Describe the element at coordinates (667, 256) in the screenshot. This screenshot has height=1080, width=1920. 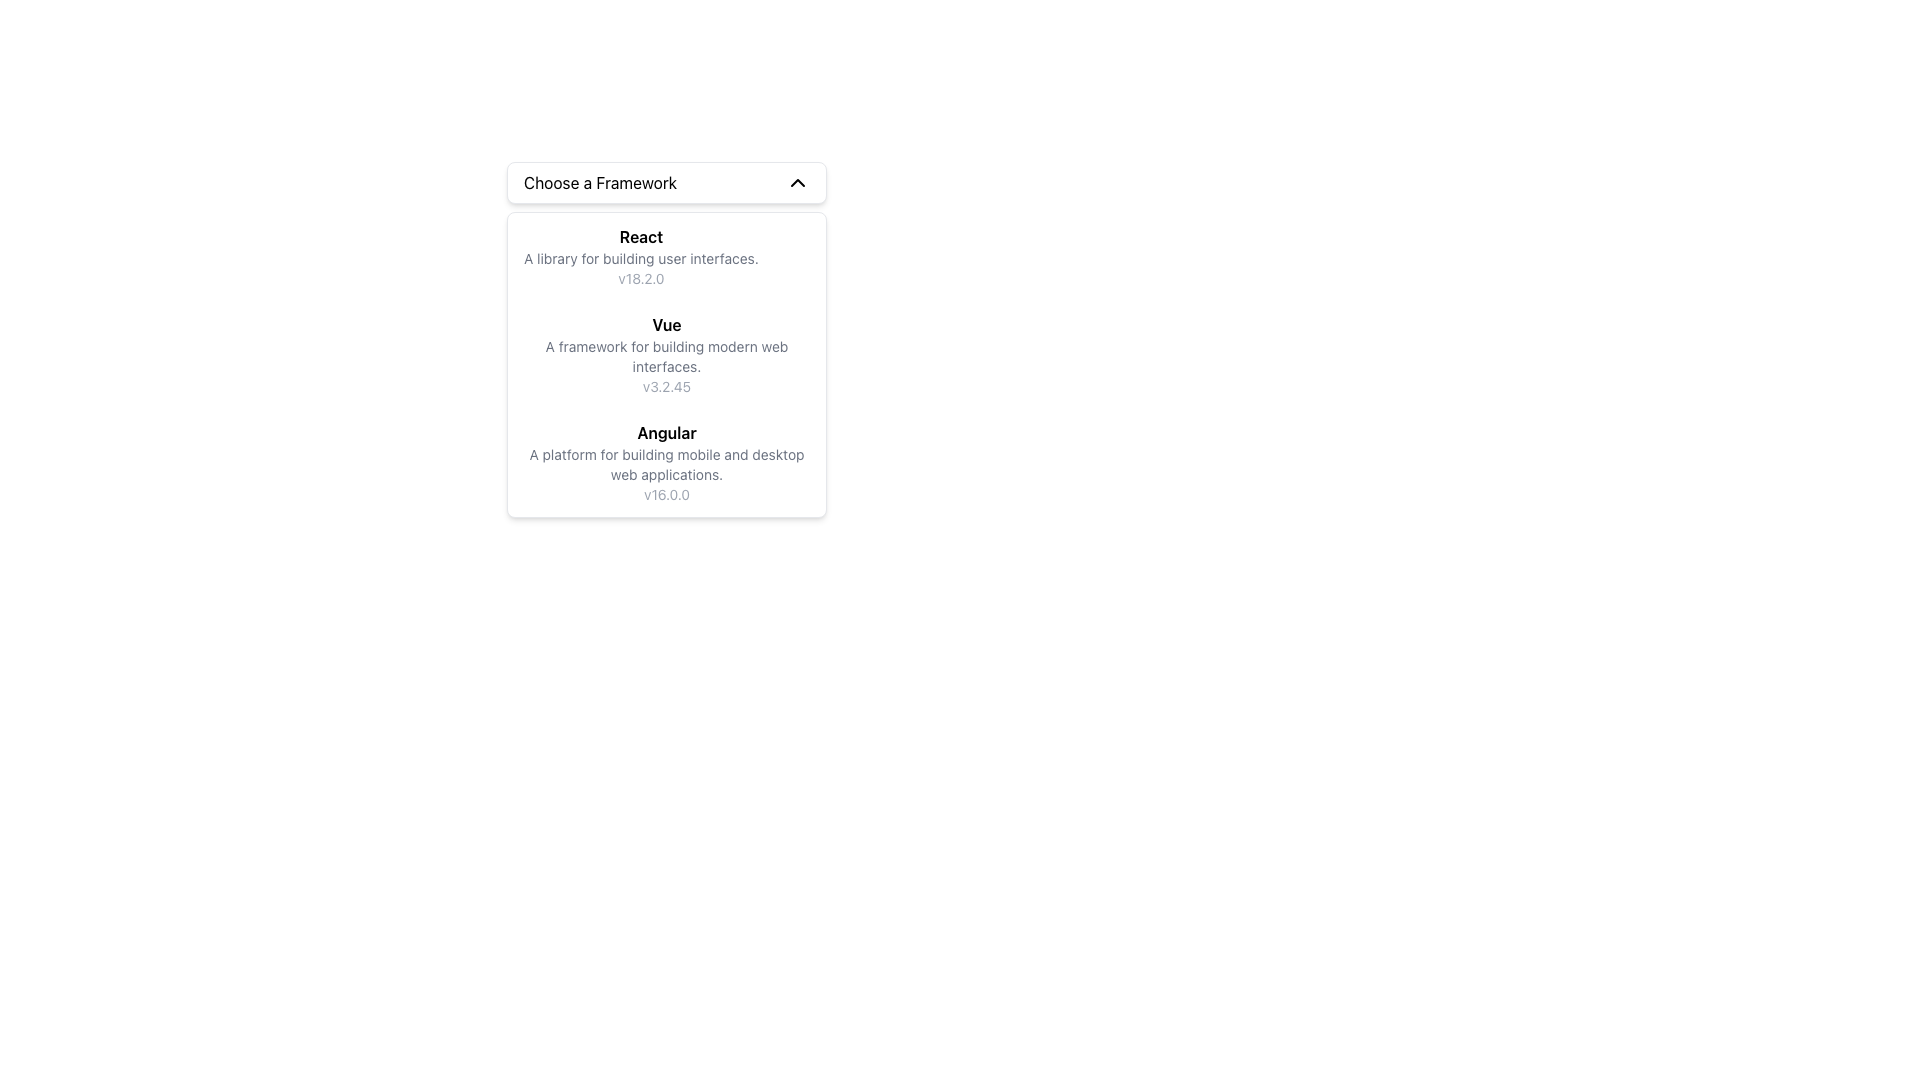
I see `the first selectable option in the dropdown menu labeled 'Choose a Framework'` at that location.